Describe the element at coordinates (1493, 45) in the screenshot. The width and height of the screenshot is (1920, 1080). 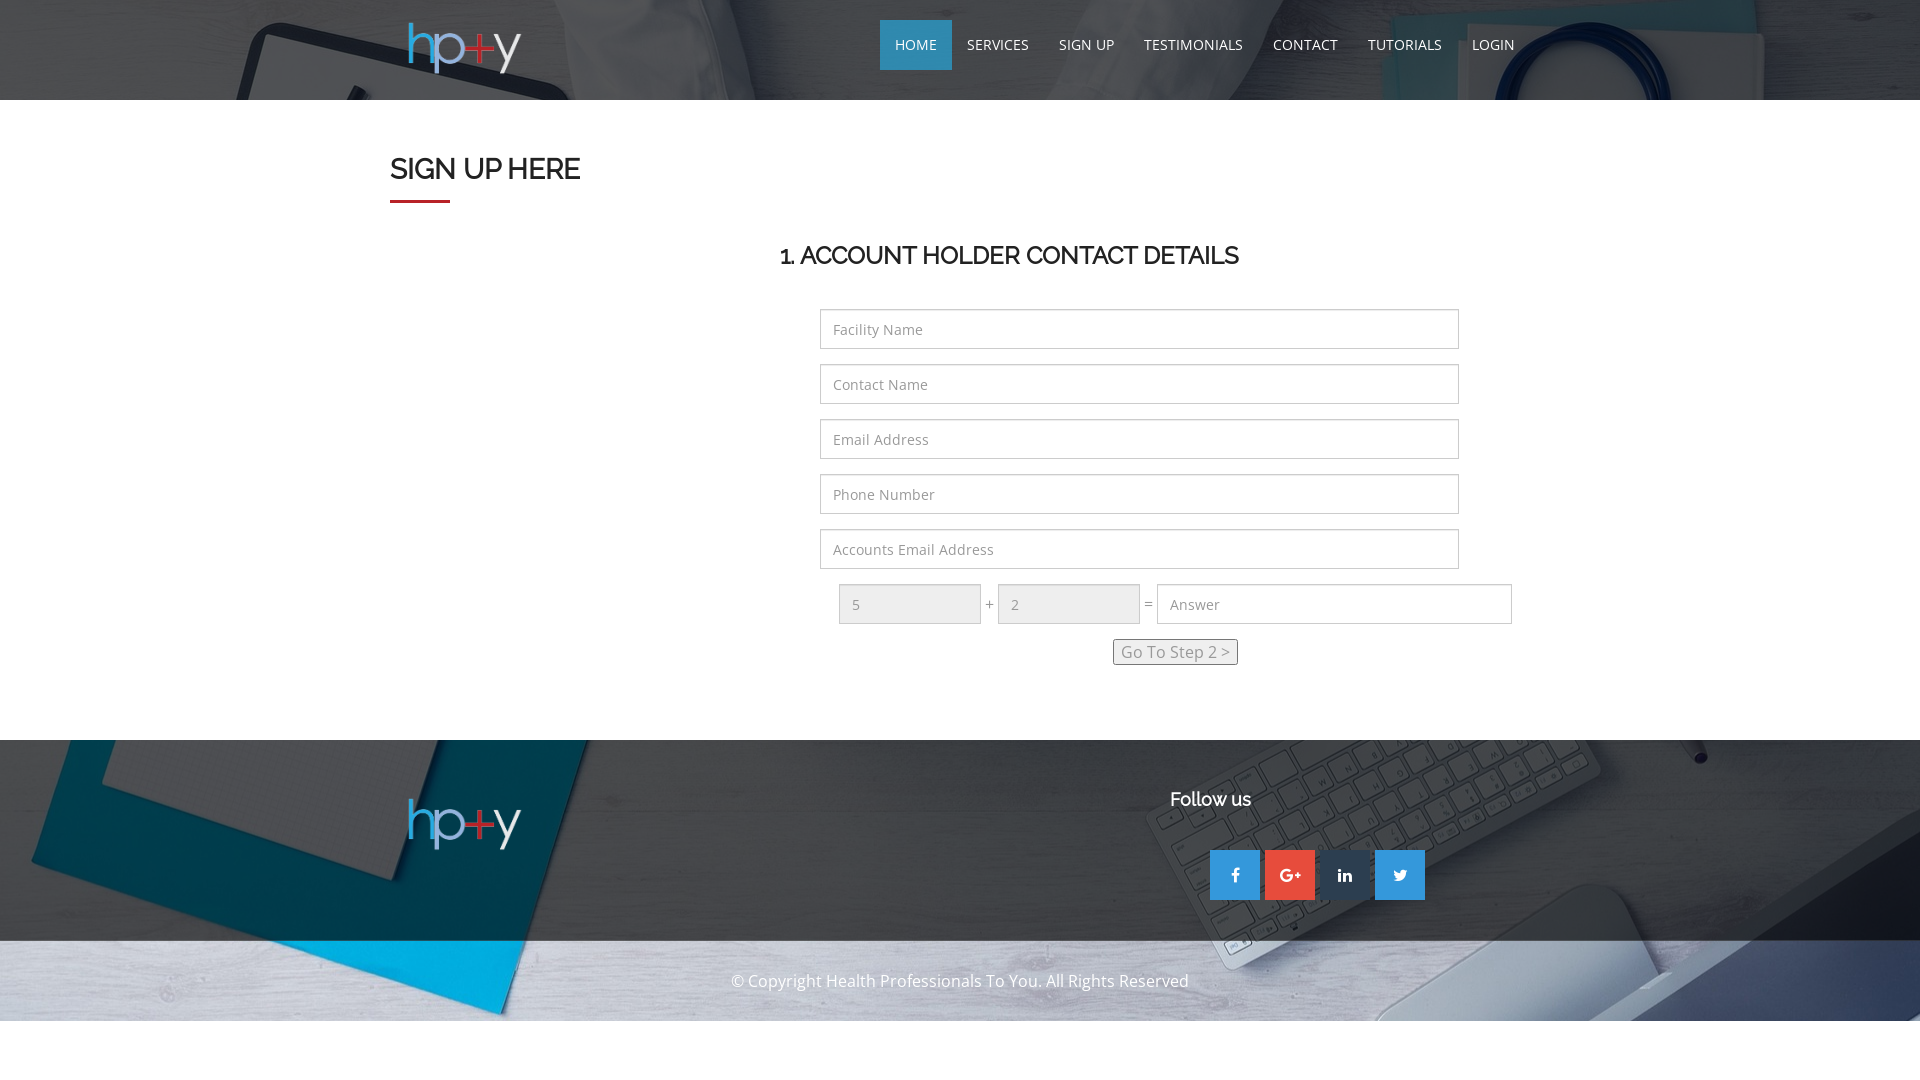
I see `'LOGIN'` at that location.